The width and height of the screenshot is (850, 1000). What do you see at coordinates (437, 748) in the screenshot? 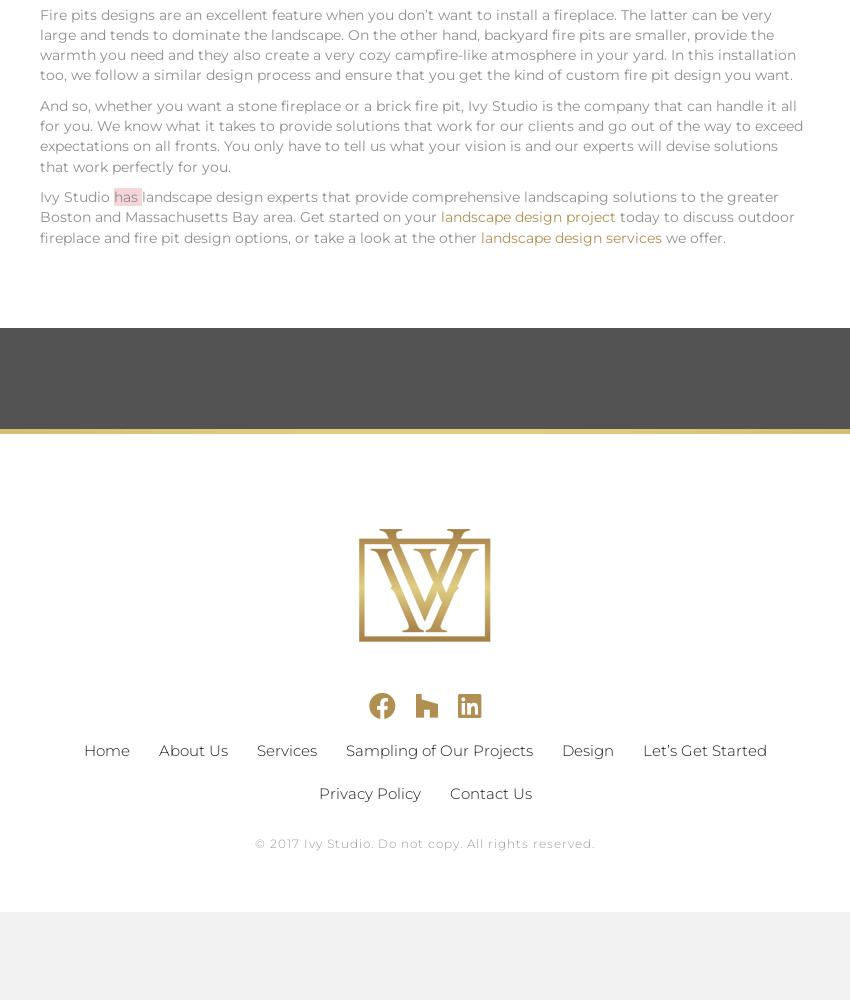
I see `'Sampling of Our Projects'` at bounding box center [437, 748].